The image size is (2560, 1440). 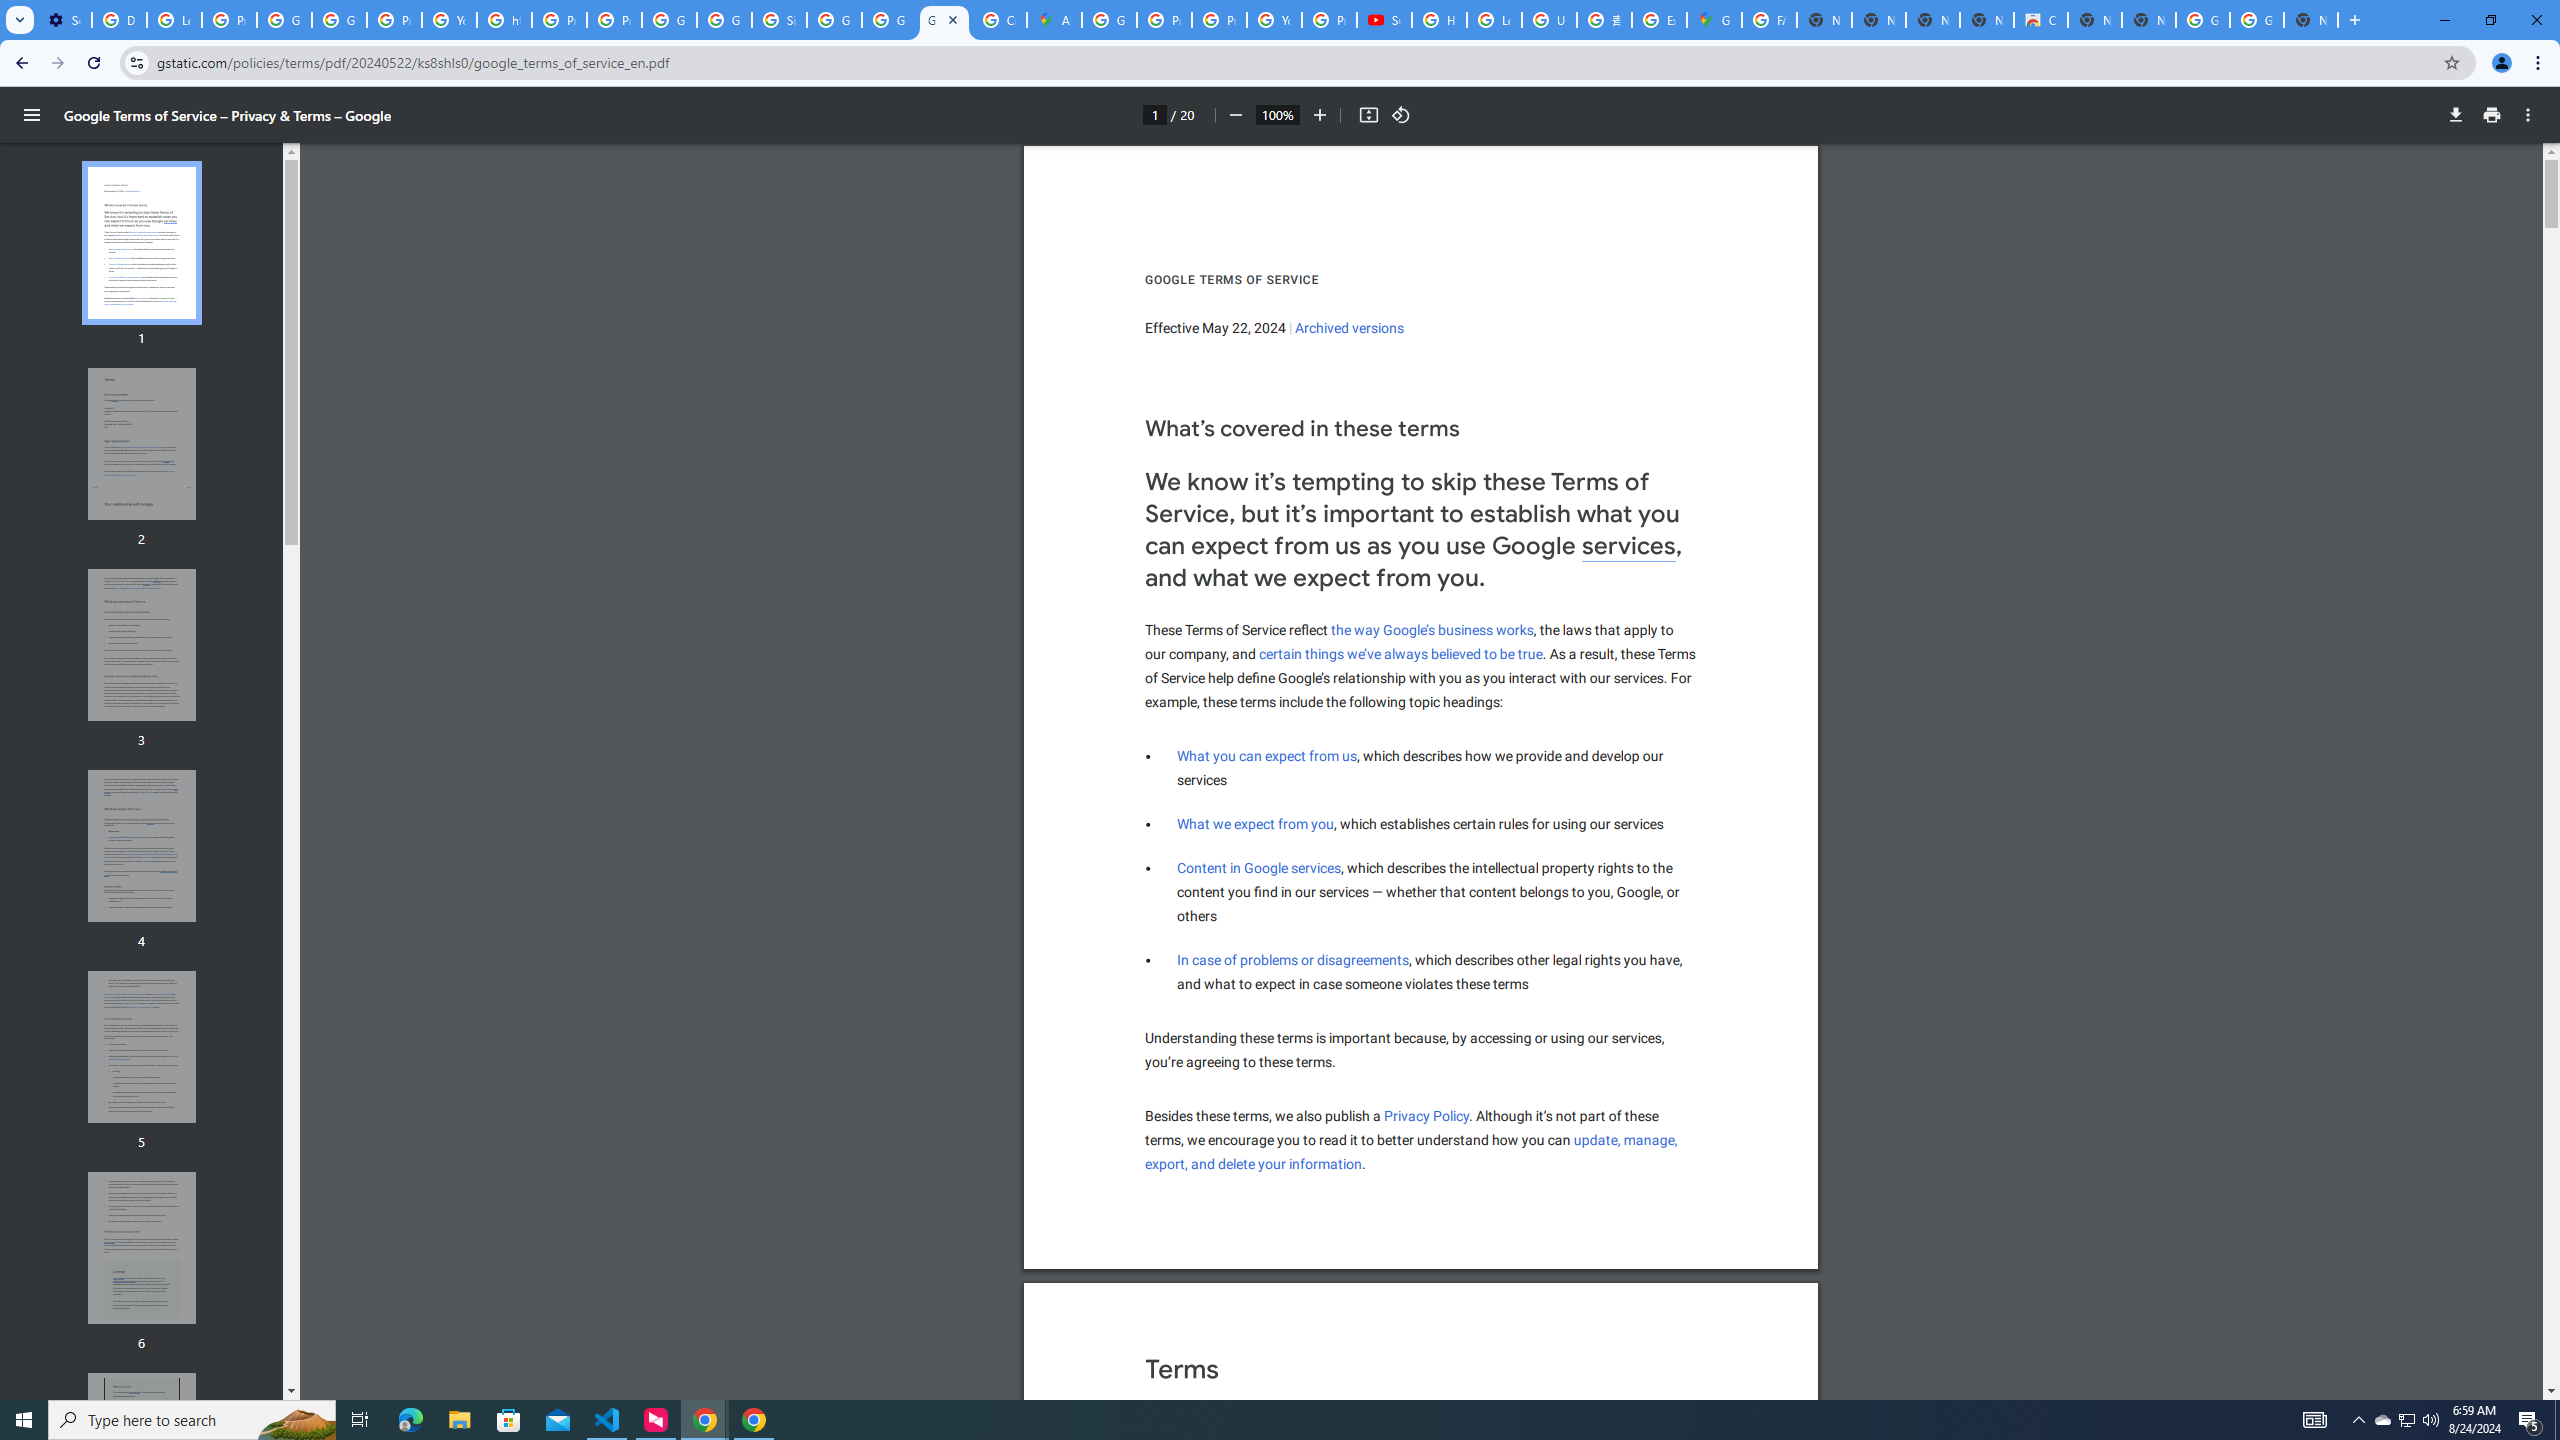 What do you see at coordinates (1628, 547) in the screenshot?
I see `'services'` at bounding box center [1628, 547].